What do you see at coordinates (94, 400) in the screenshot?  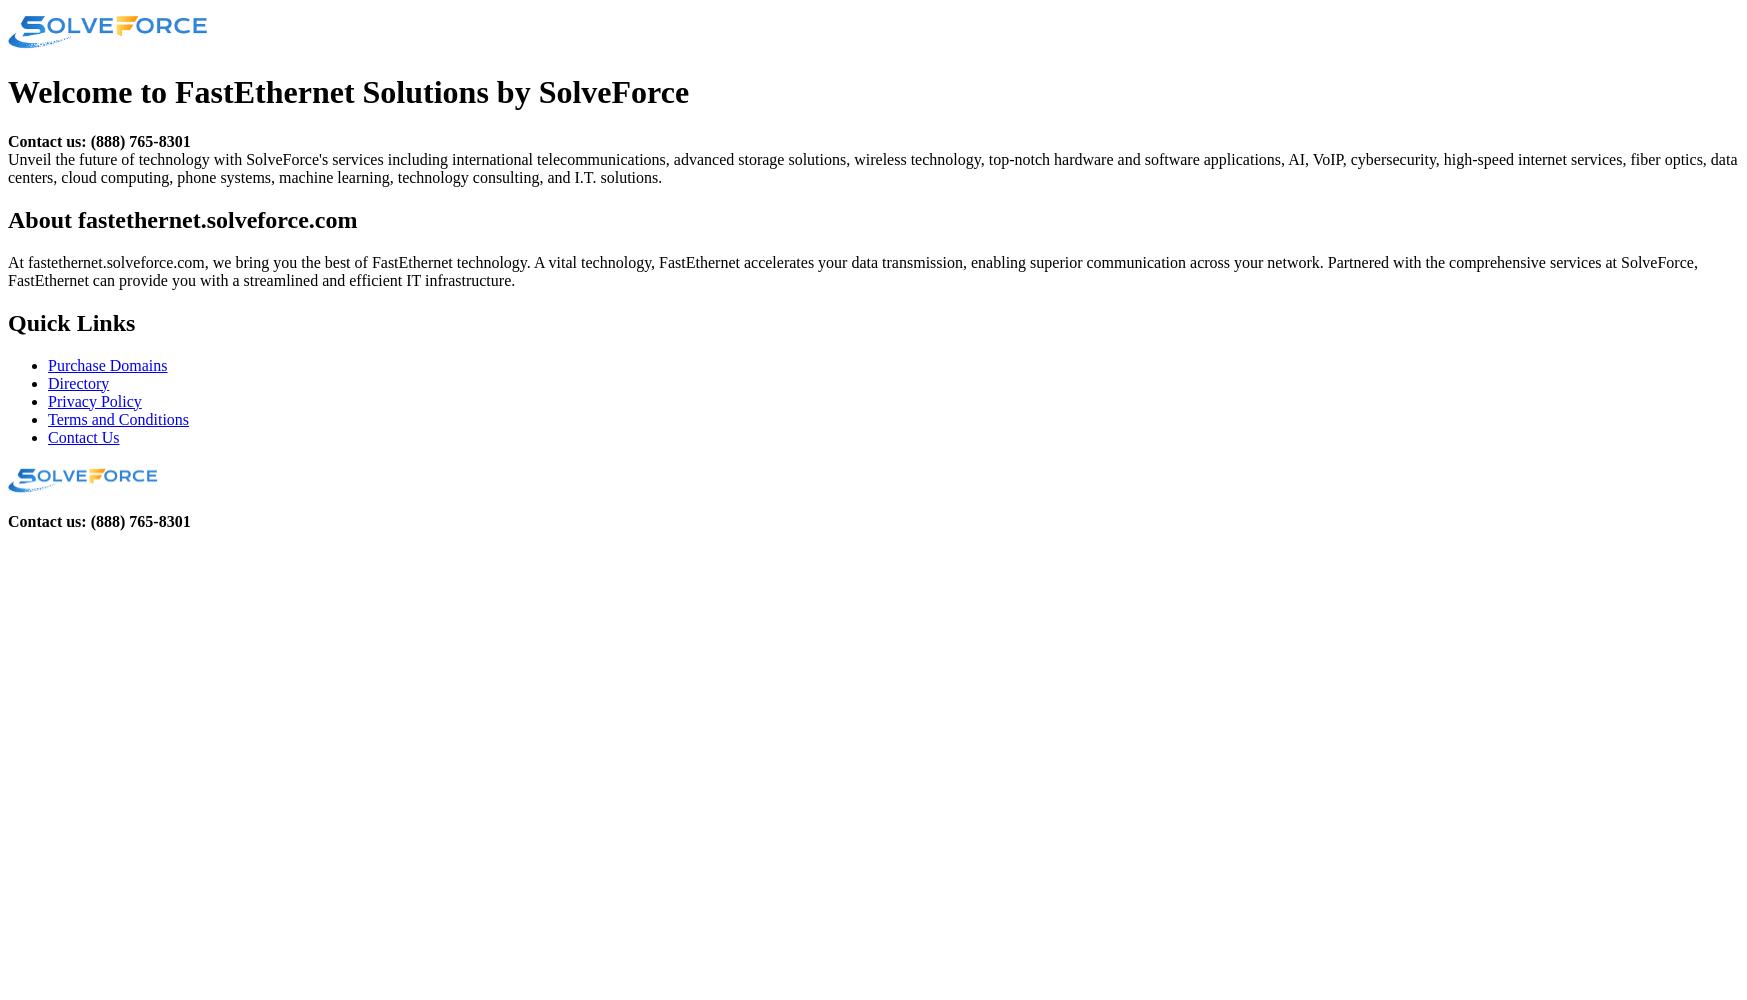 I see `'Privacy Policy'` at bounding box center [94, 400].